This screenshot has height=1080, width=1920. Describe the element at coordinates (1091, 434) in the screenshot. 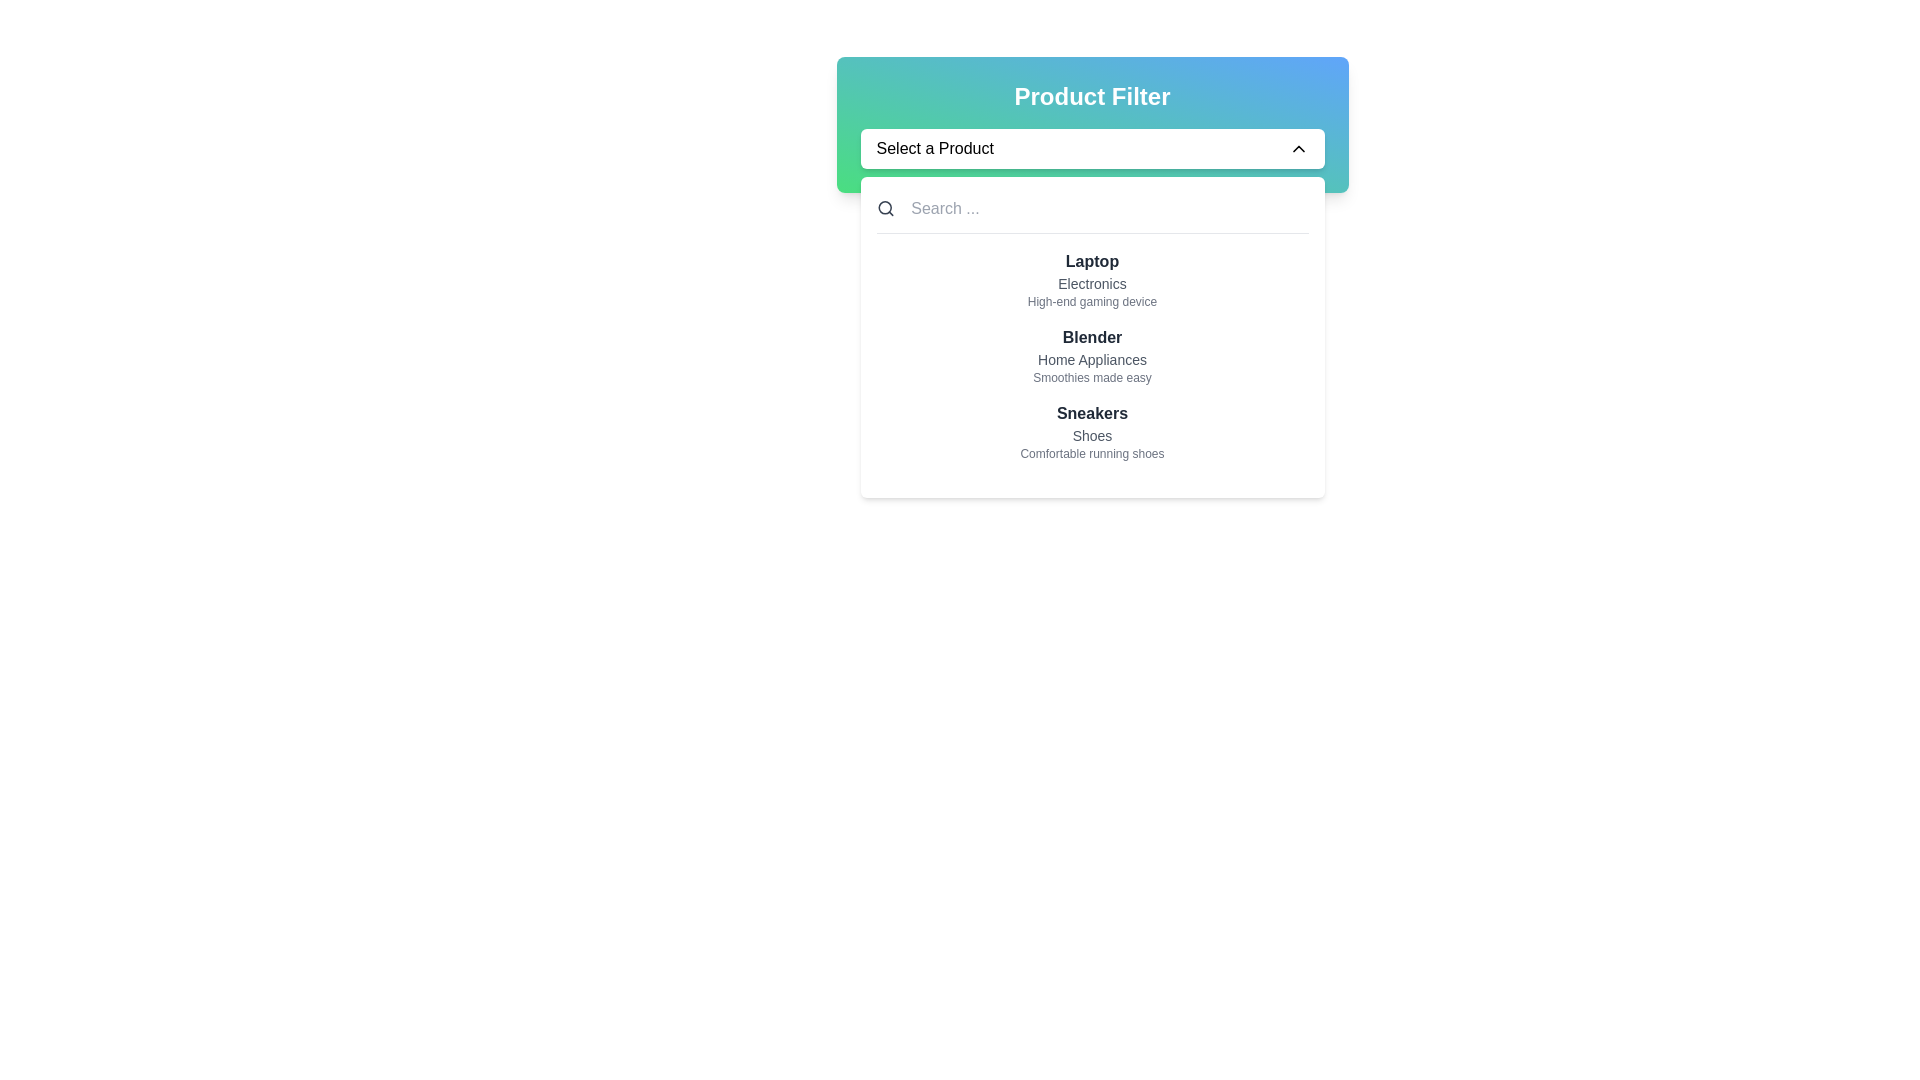

I see `the text label that reads 'Shoes', which is styled in light gray and positioned below the 'Sneakers' label within the dropdown list` at that location.